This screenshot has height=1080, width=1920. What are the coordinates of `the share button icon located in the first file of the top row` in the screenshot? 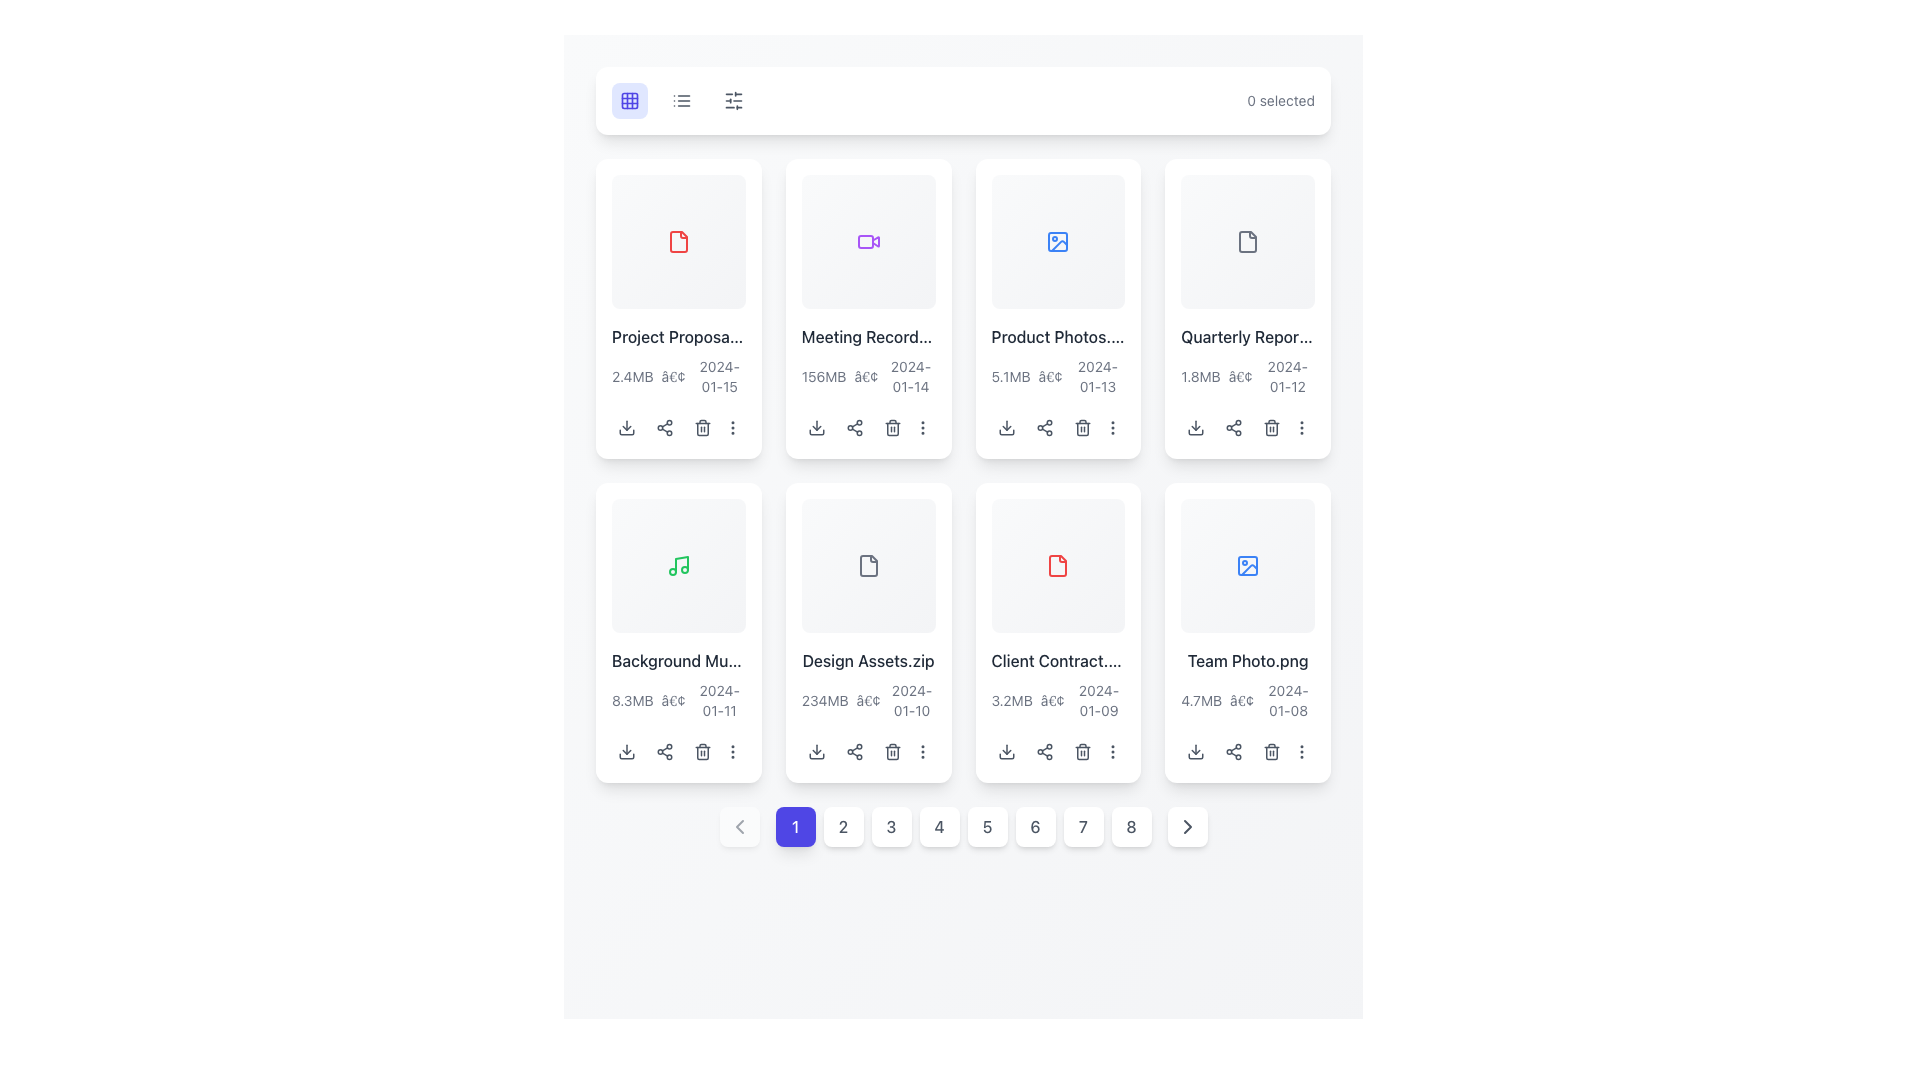 It's located at (665, 426).